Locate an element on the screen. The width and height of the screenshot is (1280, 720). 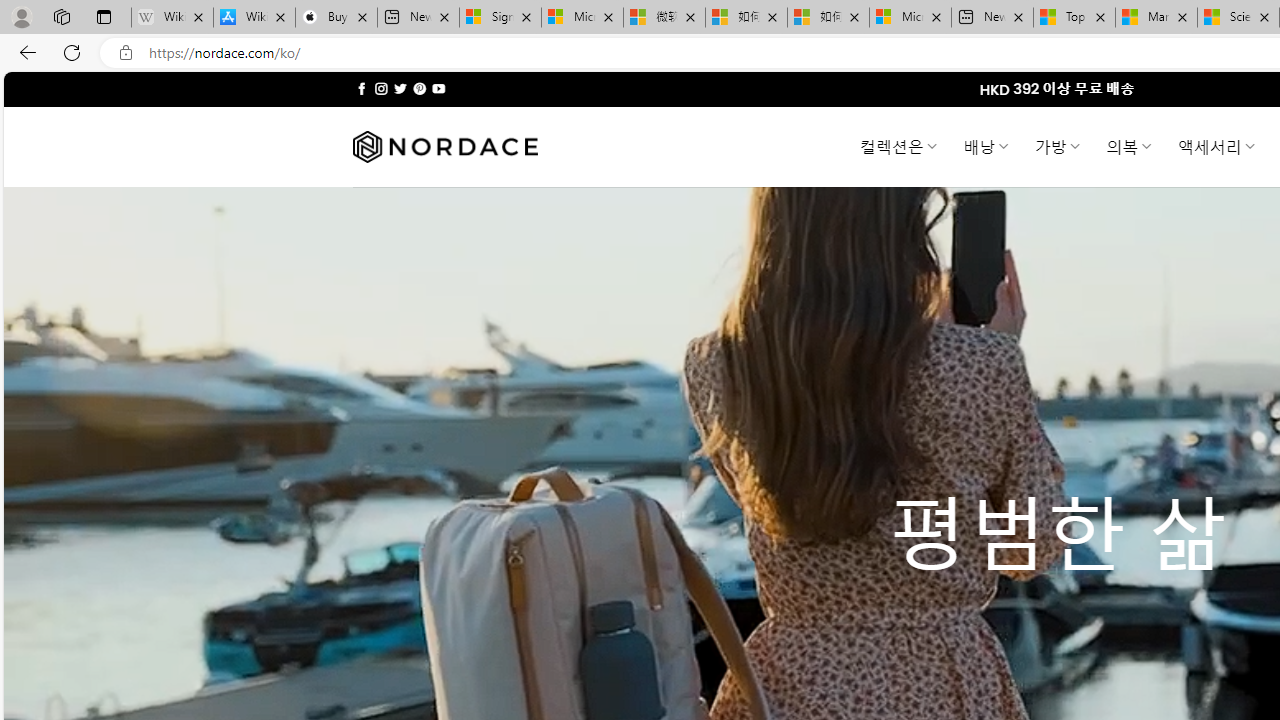
'Back' is located at coordinates (24, 51).